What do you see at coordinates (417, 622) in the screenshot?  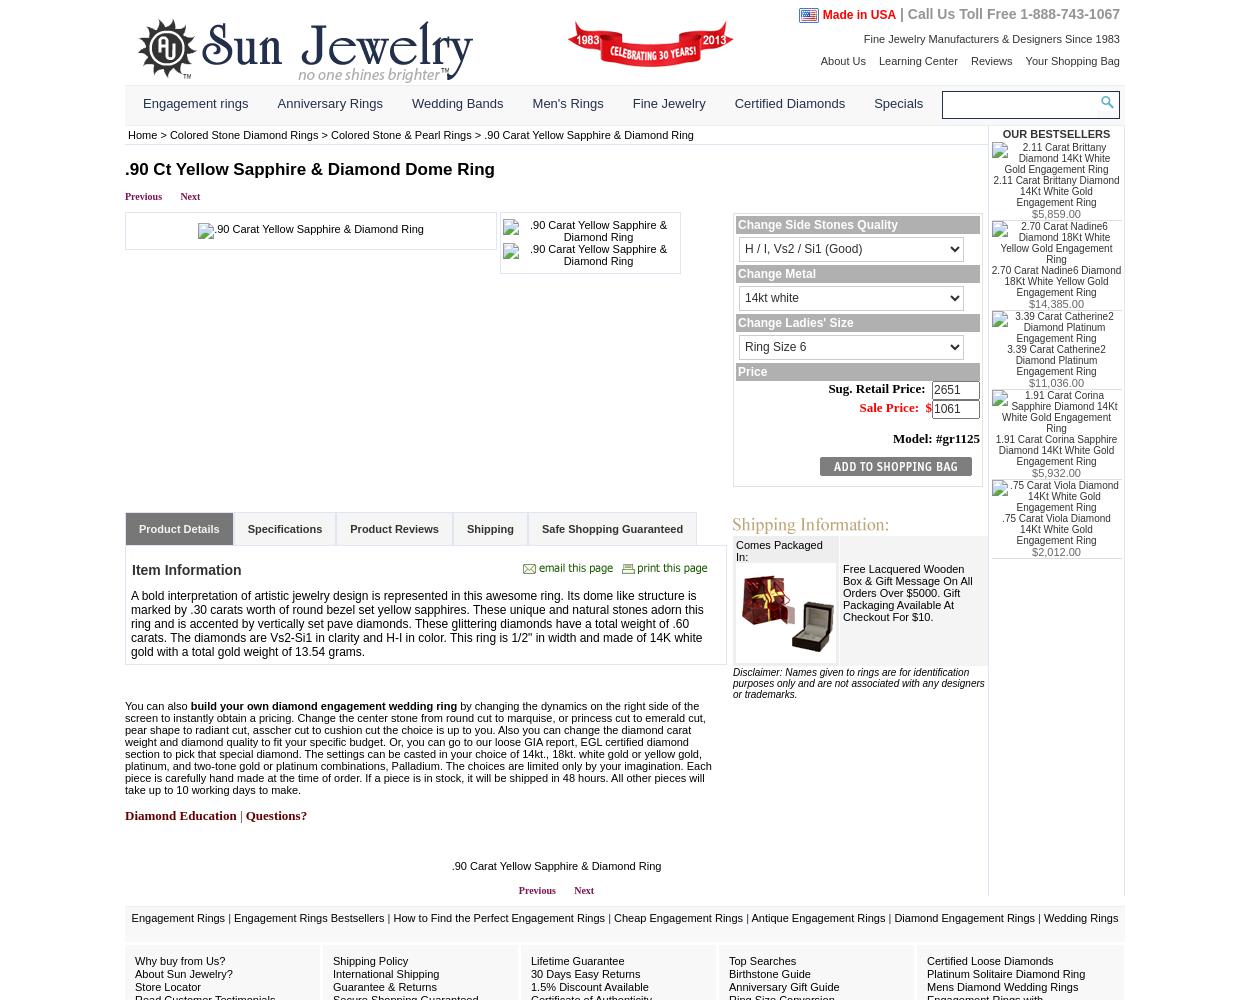 I see `'A bold interpretation of artistic jewelry design is represented in this awesome ring. Its dome like structure is marked by .30 carats worth of round bezel set yellow sapphires. These unique and natural stones adorn this ring and is accented by vertically set pave diamonds. These glittering diamonds have a total weight of .60 carats. The diamonds are Vs2-Si1 in clarity and H-I in color. This ring is 1/2" in width and made of 14K white gold with a total gold weight of 13.54 grams.'` at bounding box center [417, 622].